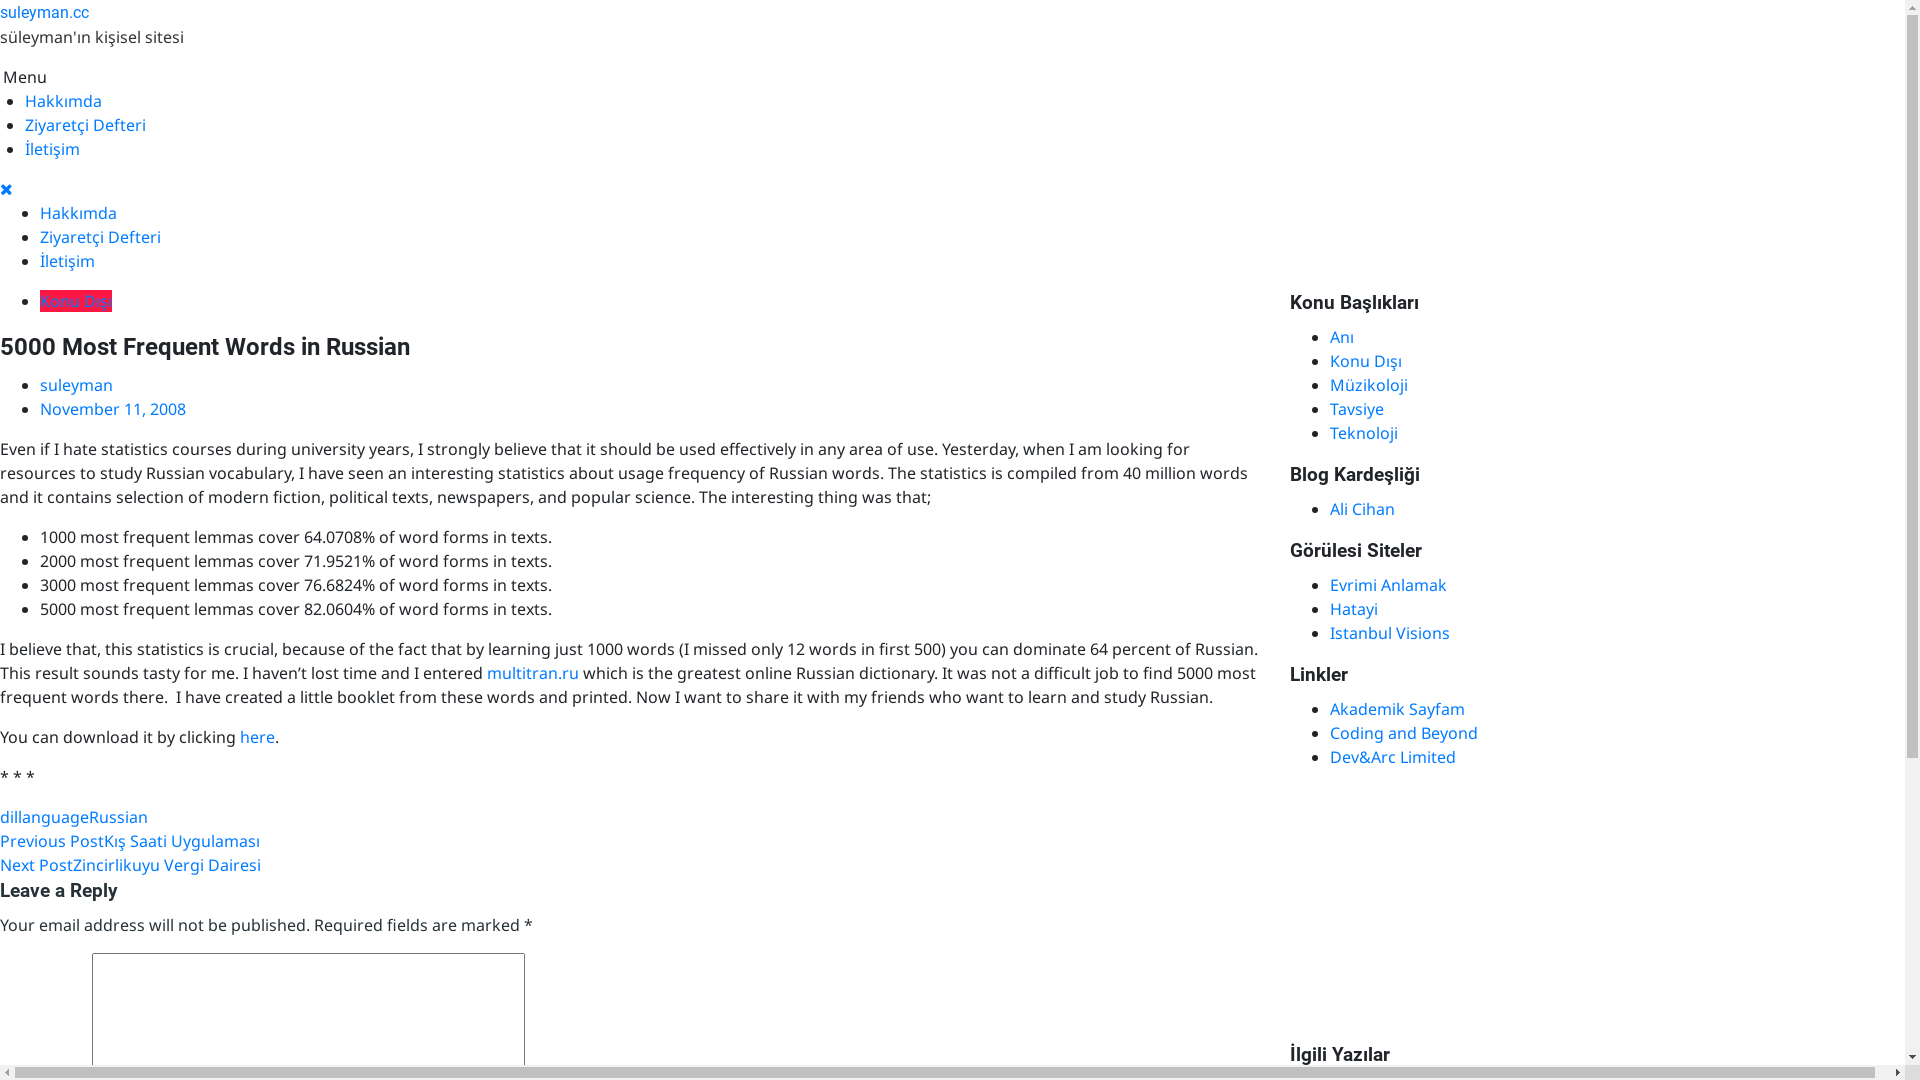 This screenshot has height=1080, width=1920. What do you see at coordinates (88, 817) in the screenshot?
I see `'Russian'` at bounding box center [88, 817].